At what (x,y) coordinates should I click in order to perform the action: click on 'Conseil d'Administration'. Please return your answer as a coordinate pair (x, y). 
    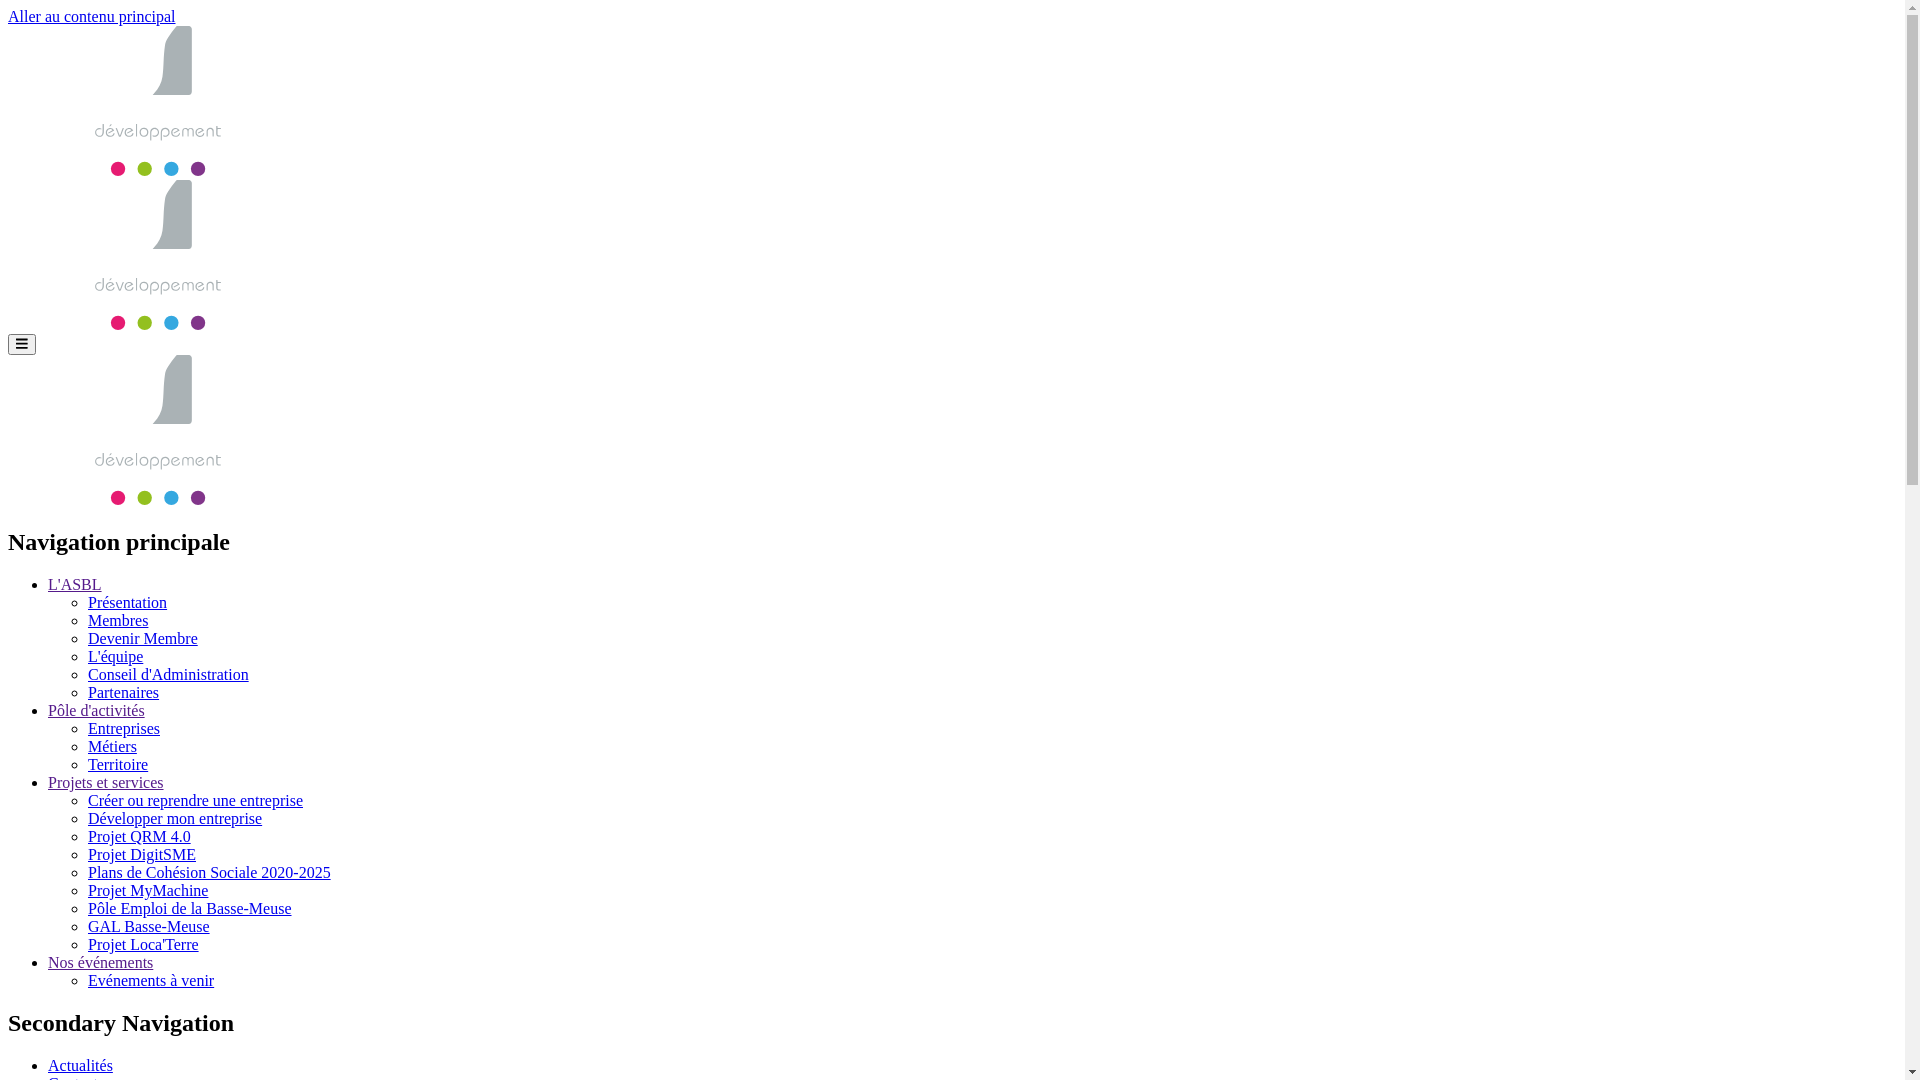
    Looking at the image, I should click on (86, 674).